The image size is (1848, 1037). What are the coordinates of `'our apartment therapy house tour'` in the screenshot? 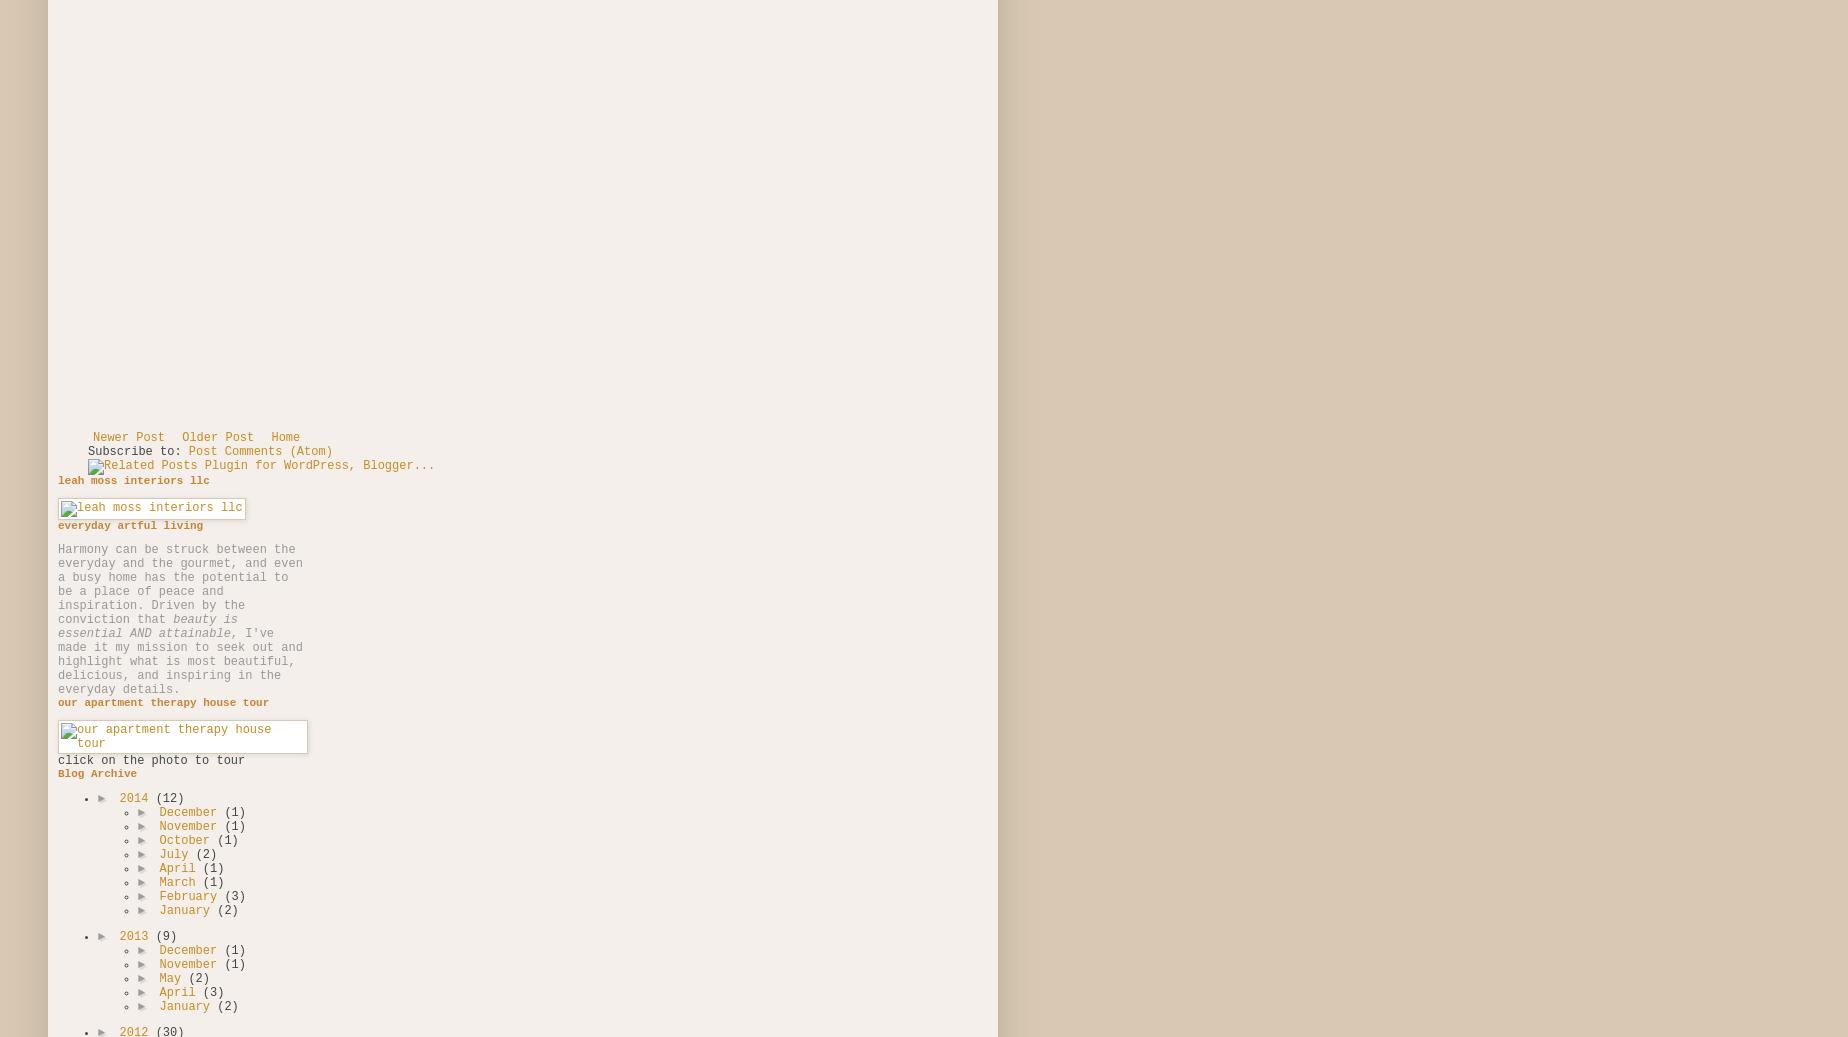 It's located at (58, 702).